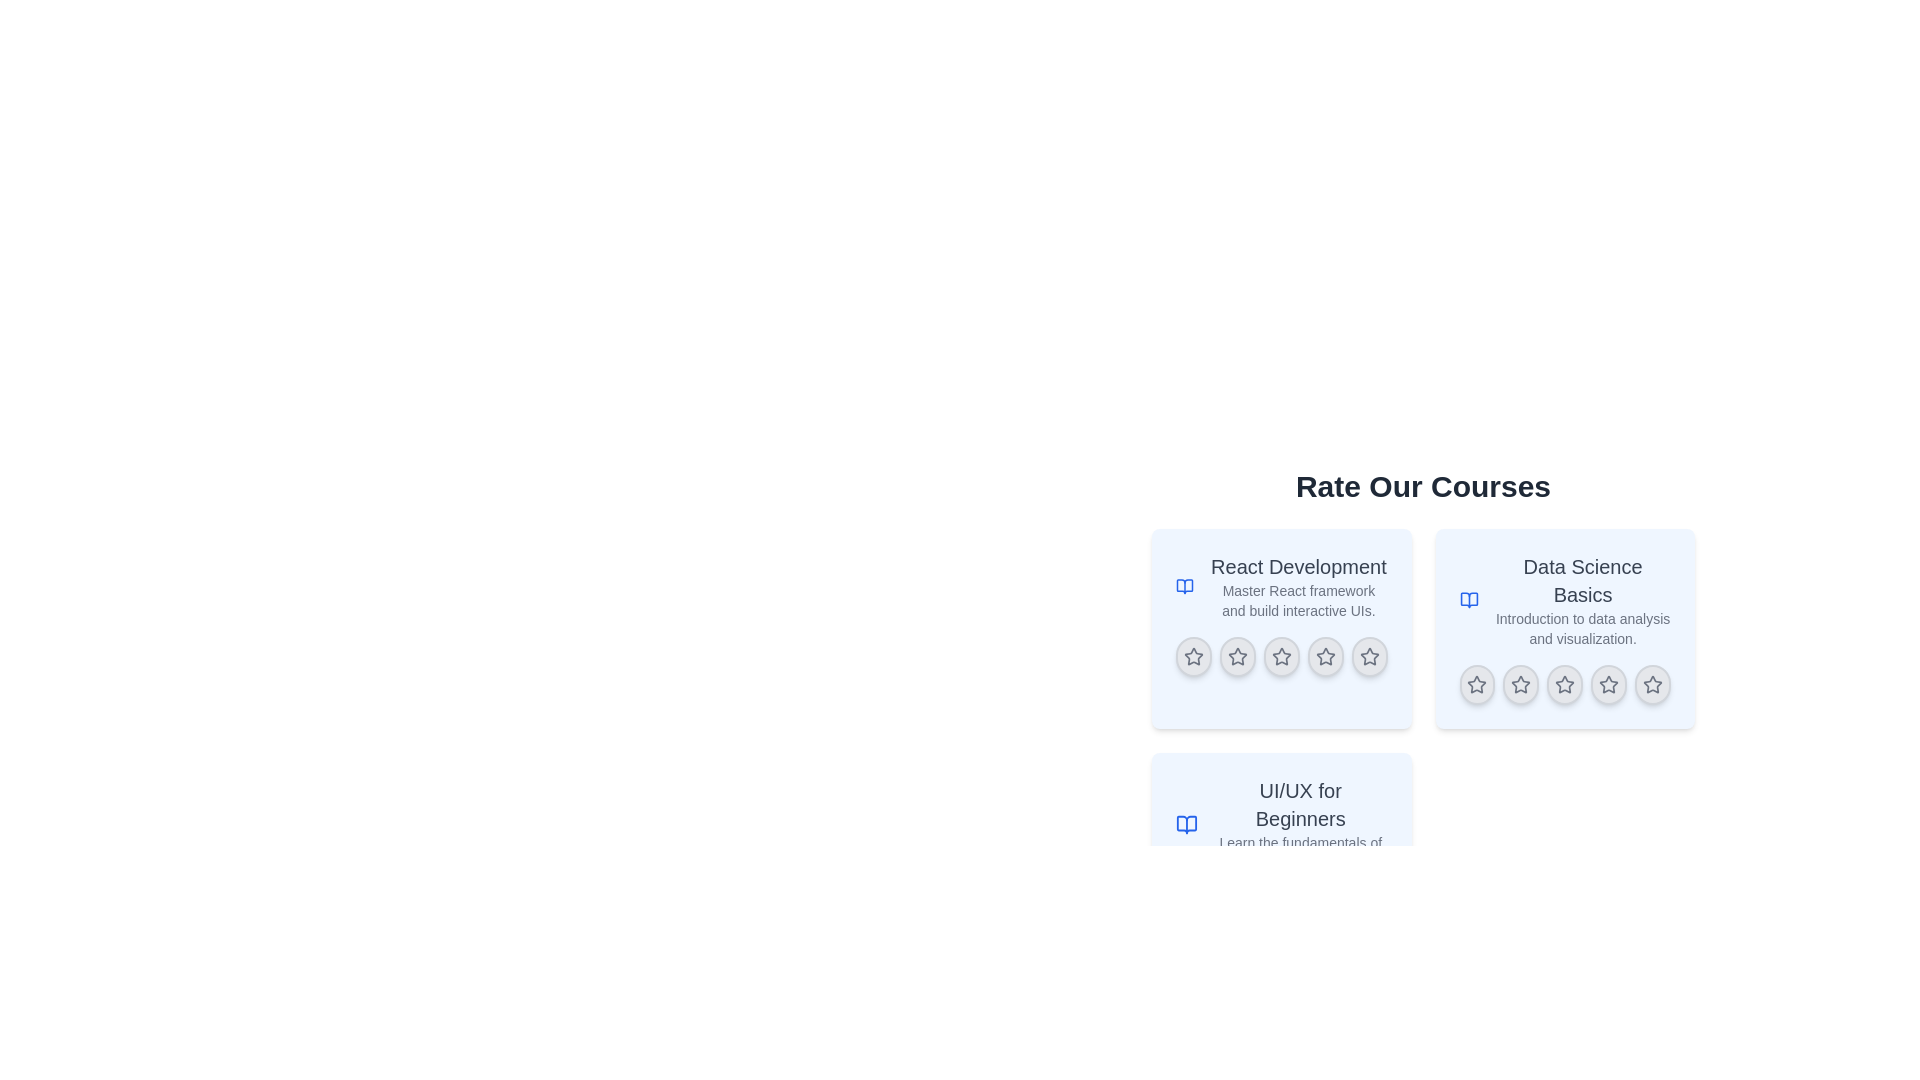 Image resolution: width=1920 pixels, height=1080 pixels. What do you see at coordinates (1281, 656) in the screenshot?
I see `the interactive rating widget consisting of five rounded stars, specifically` at bounding box center [1281, 656].